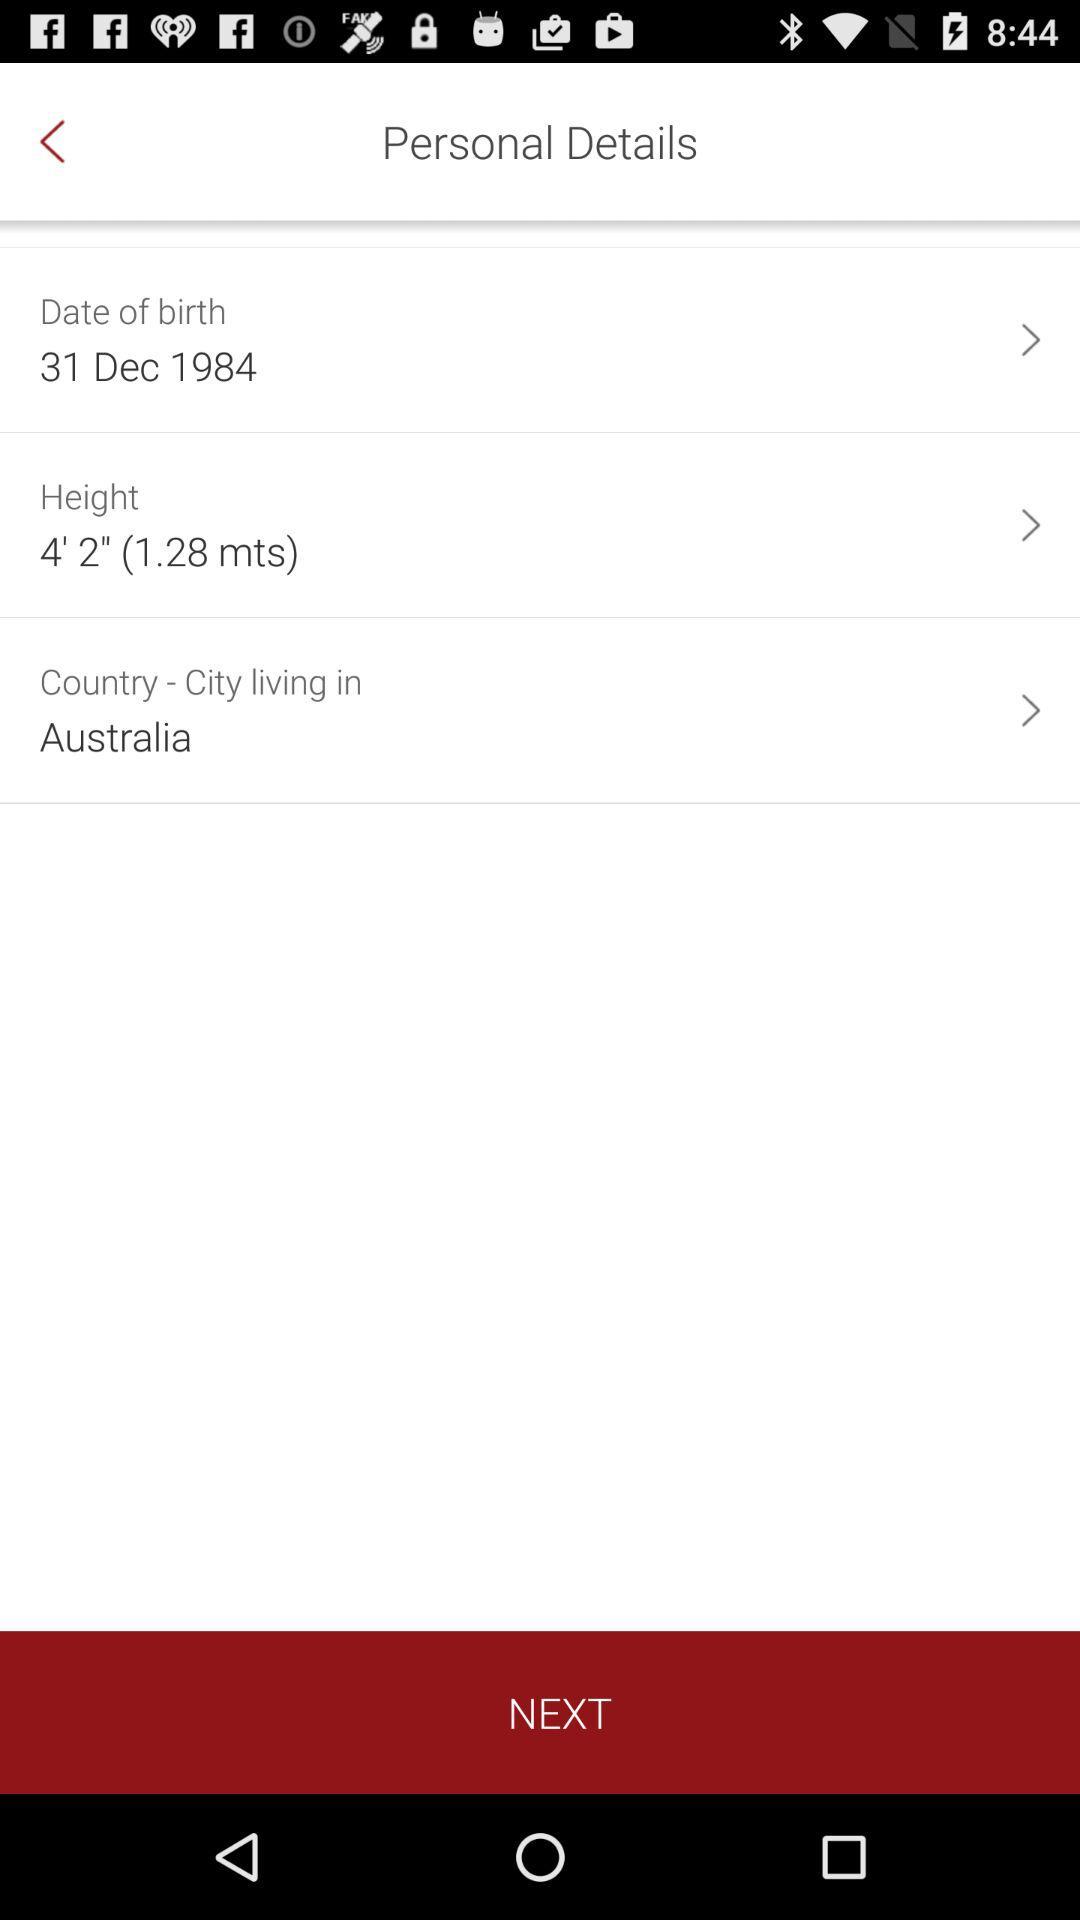 This screenshot has height=1920, width=1080. Describe the element at coordinates (1030, 339) in the screenshot. I see `item next to 31 dec 1984 app` at that location.